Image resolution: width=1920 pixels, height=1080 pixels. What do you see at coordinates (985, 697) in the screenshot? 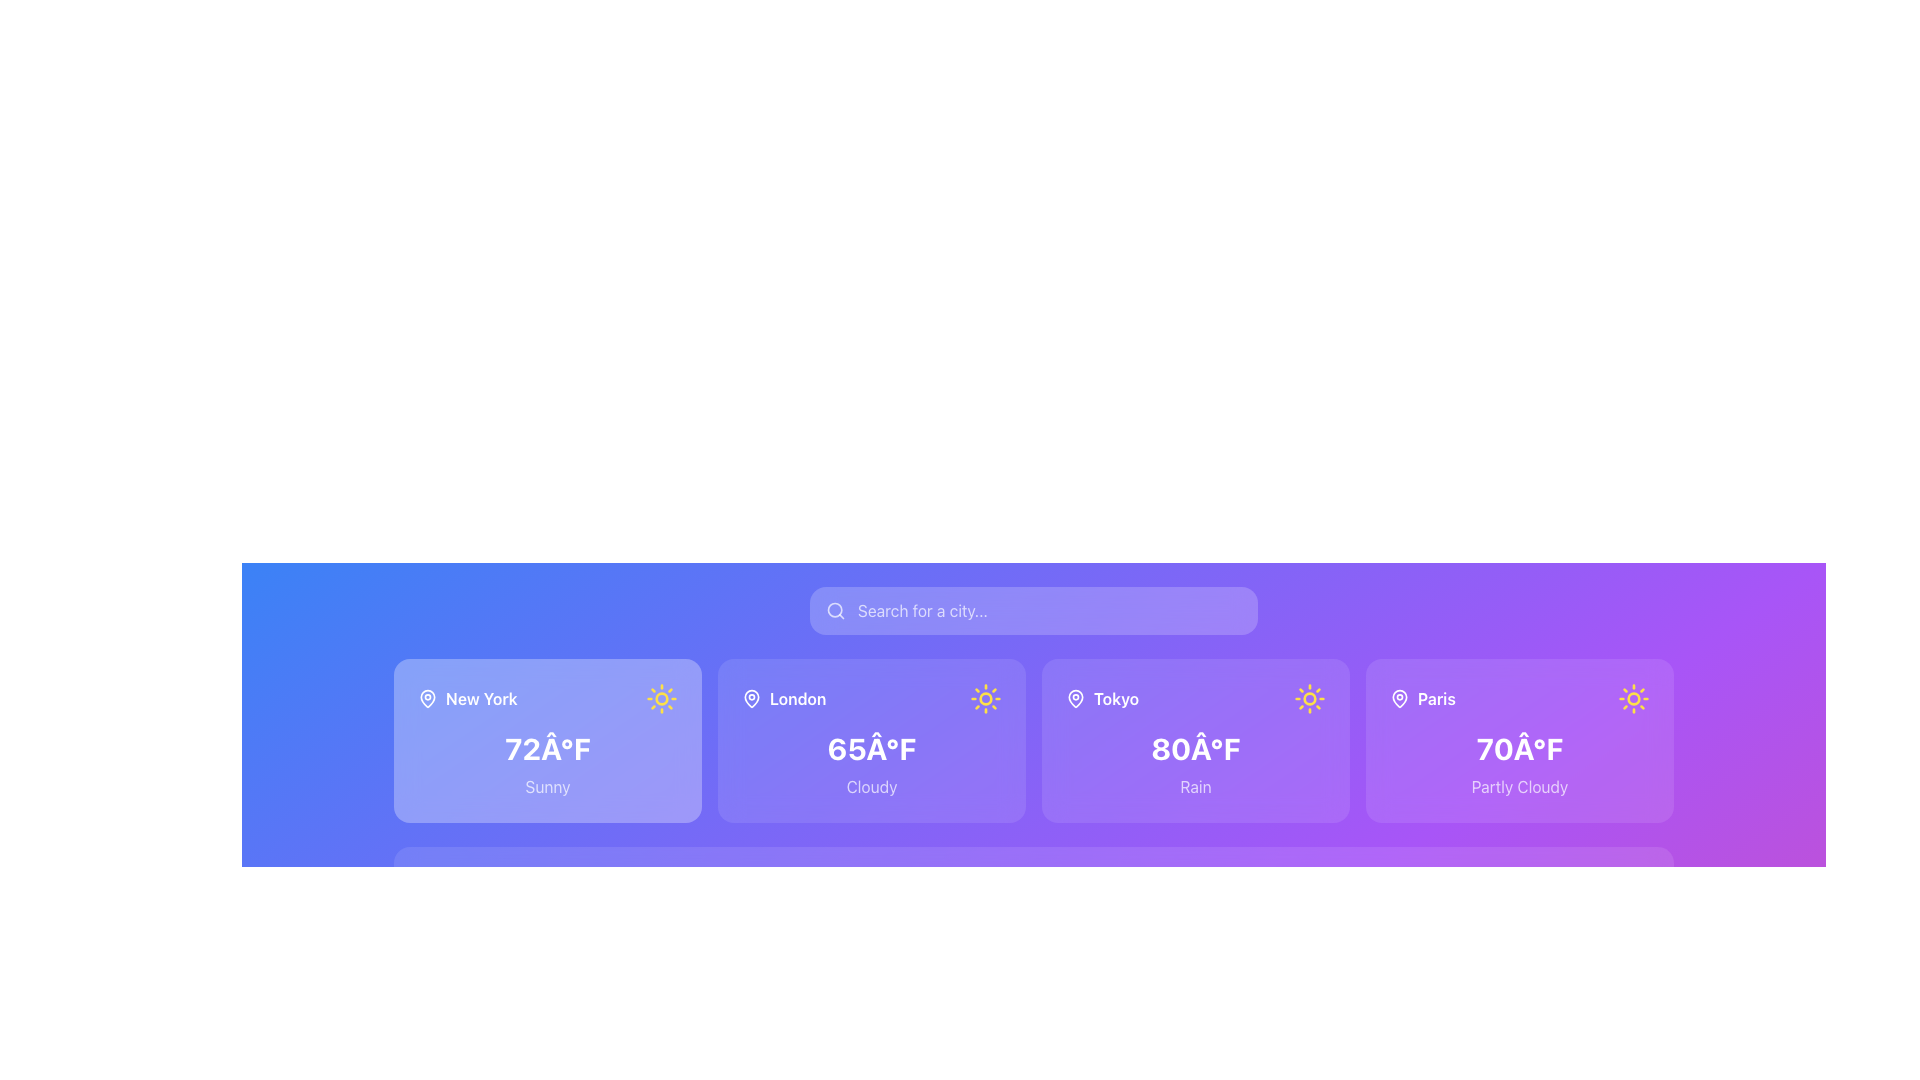
I see `the decorative element representing the core of the sun within the weather icon for 'London', located in the upper right part of the card` at bounding box center [985, 697].